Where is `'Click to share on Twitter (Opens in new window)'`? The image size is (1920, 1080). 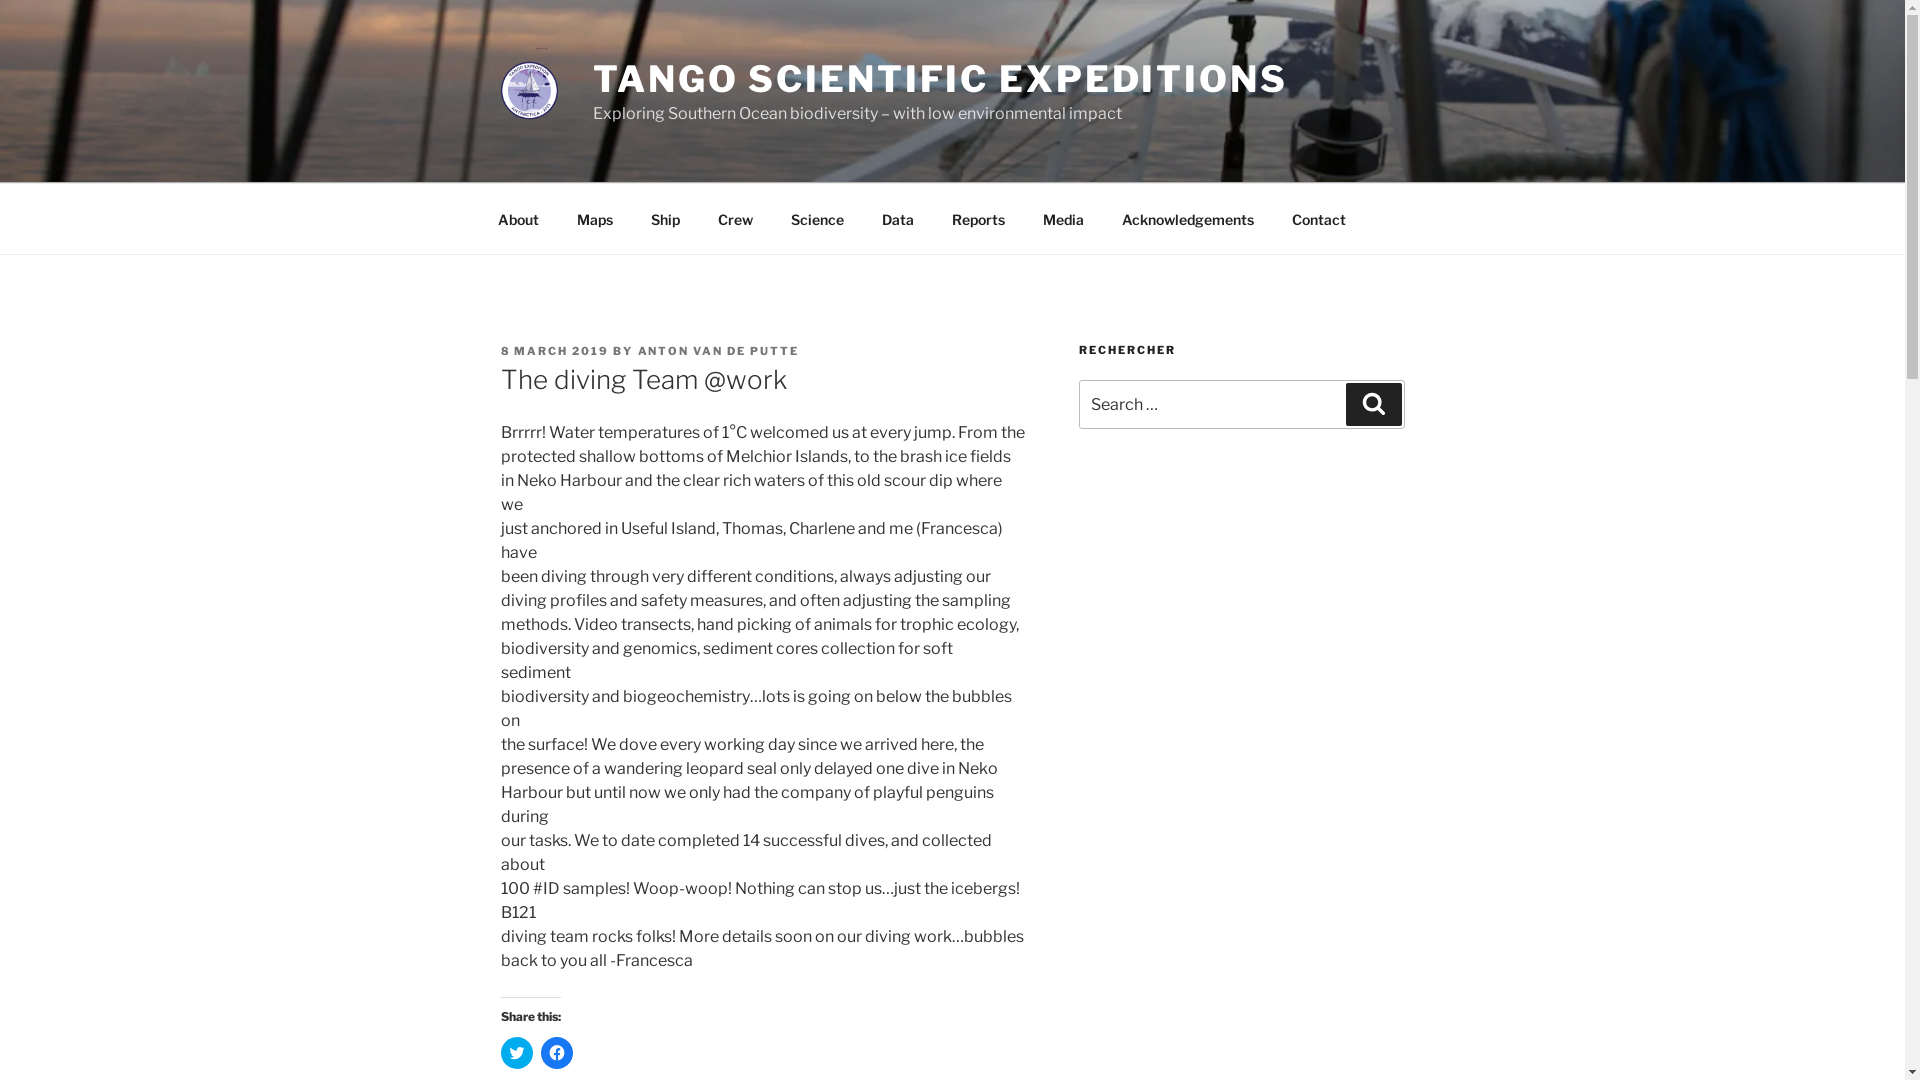 'Click to share on Twitter (Opens in new window)' is located at coordinates (516, 1052).